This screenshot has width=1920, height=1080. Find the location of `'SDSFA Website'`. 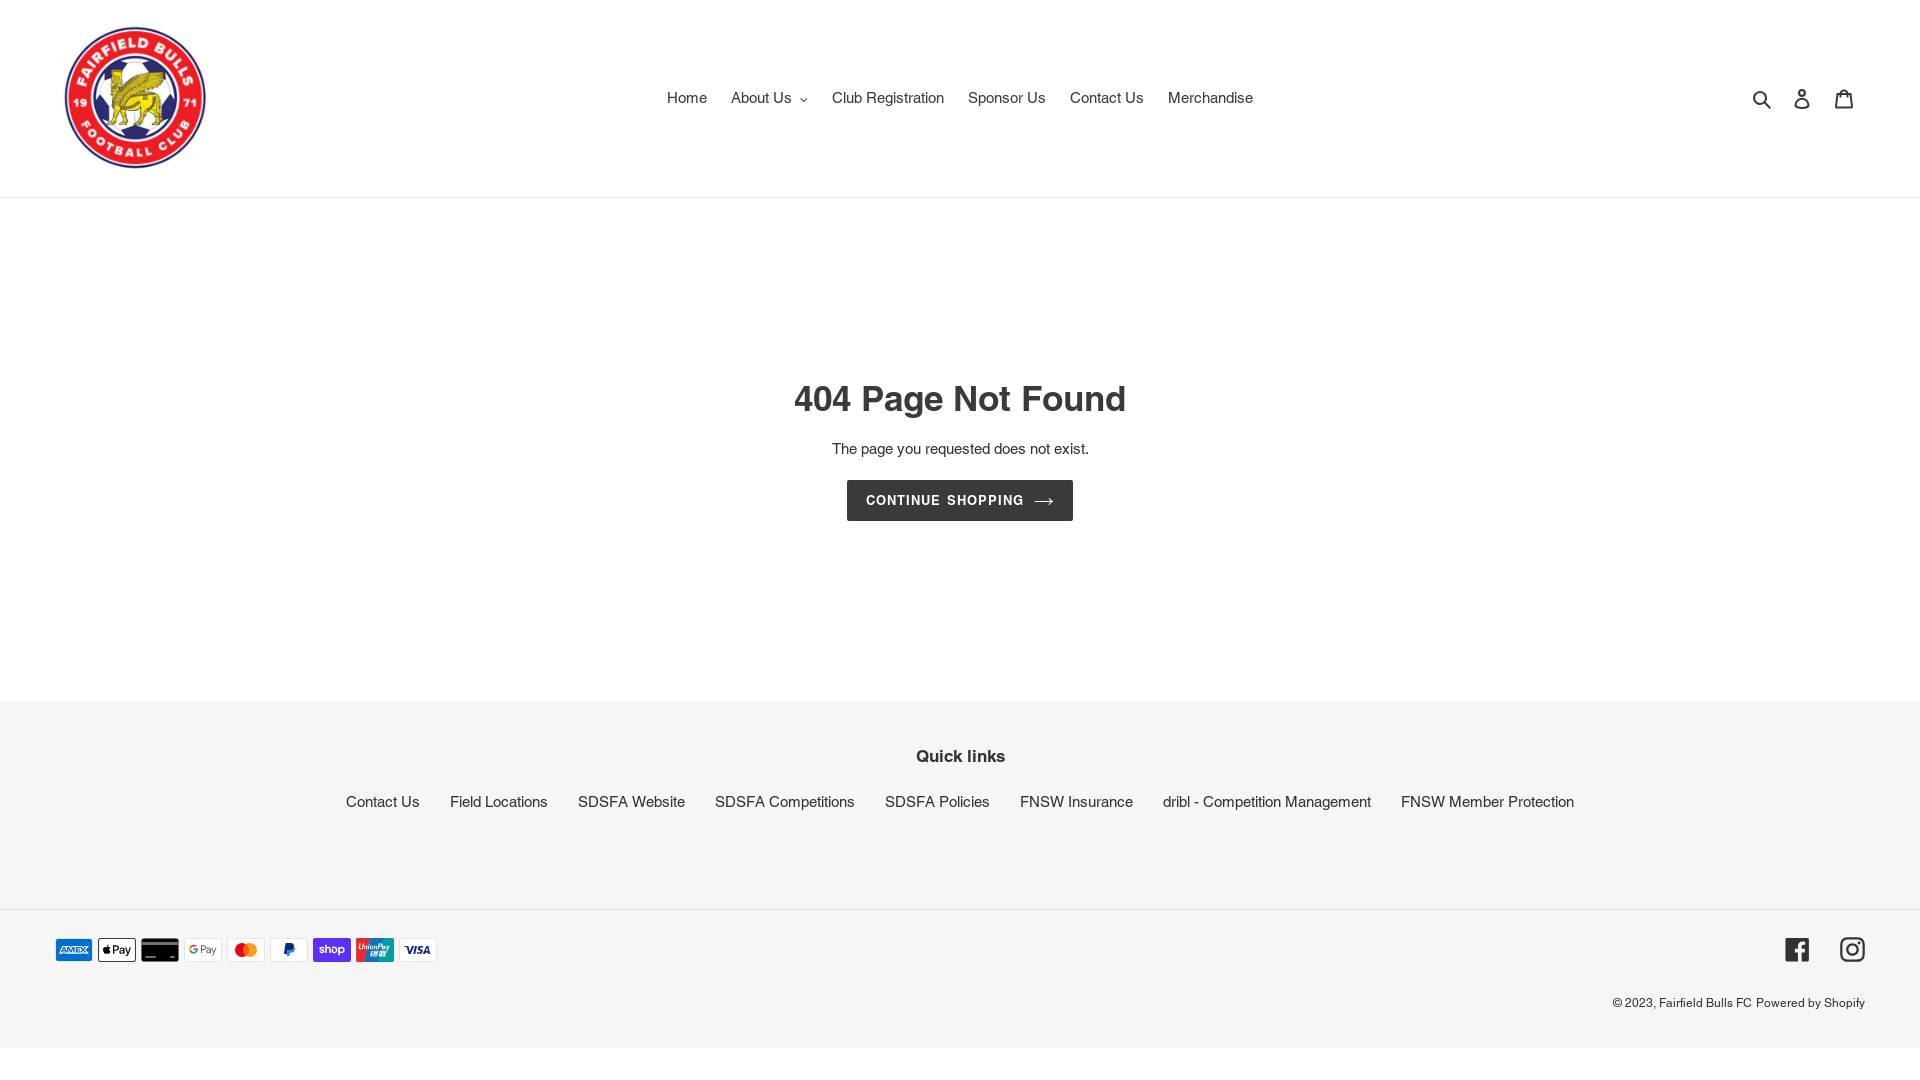

'SDSFA Website' is located at coordinates (576, 800).